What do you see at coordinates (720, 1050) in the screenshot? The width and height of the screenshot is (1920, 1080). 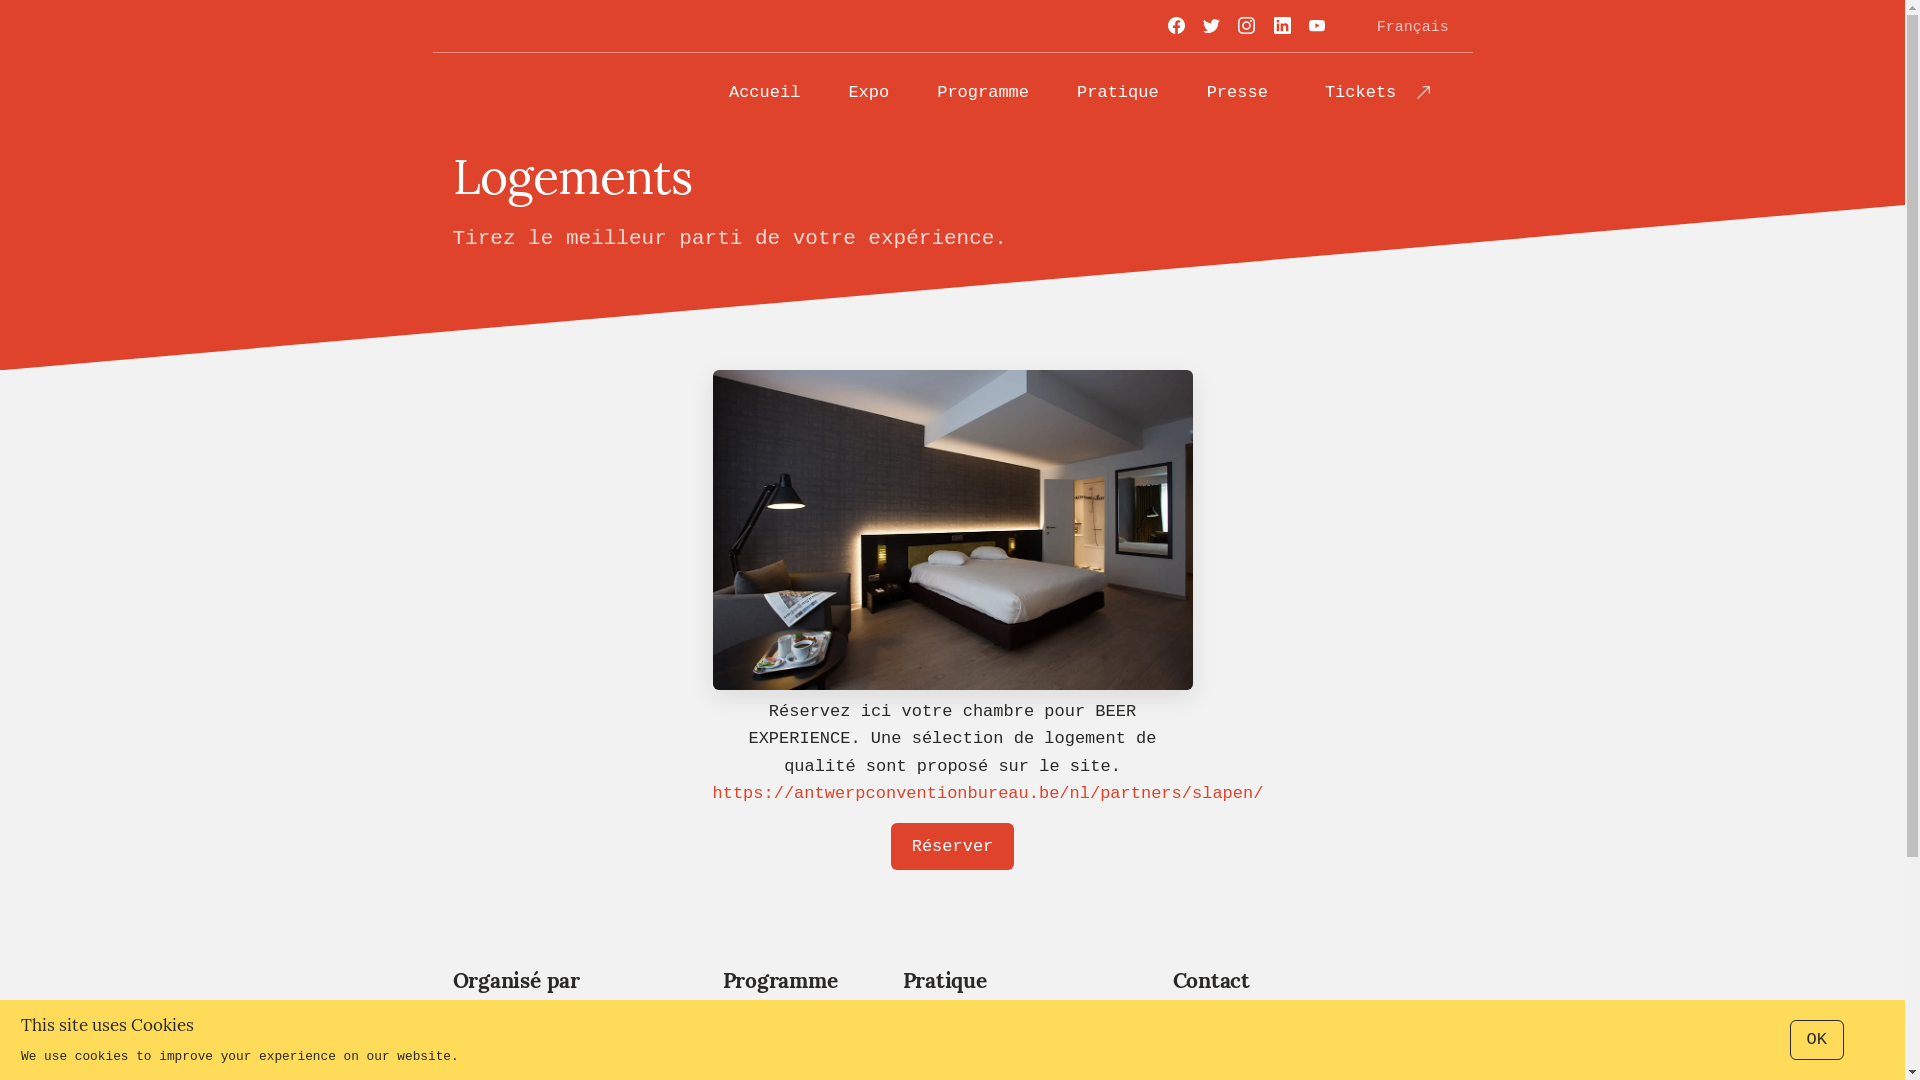 I see `'Exposition'` at bounding box center [720, 1050].